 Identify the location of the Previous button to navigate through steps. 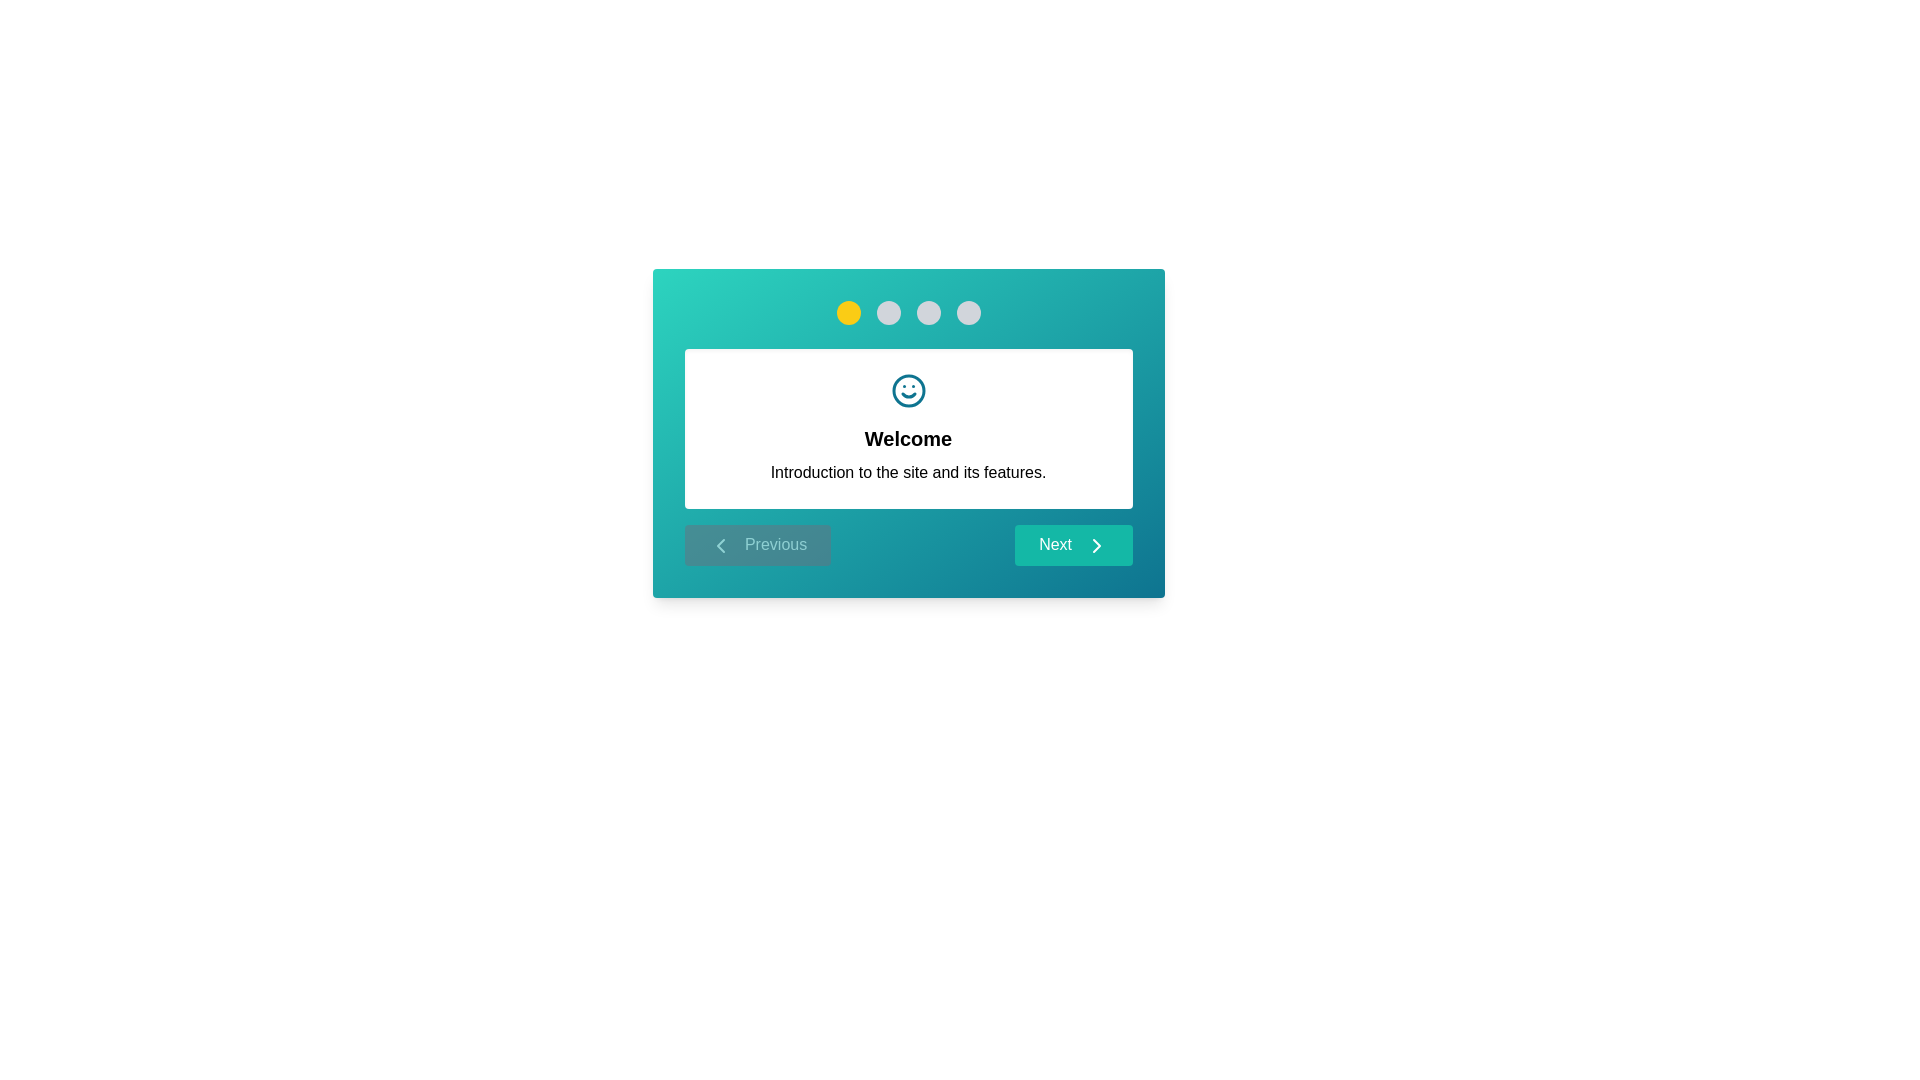
(756, 545).